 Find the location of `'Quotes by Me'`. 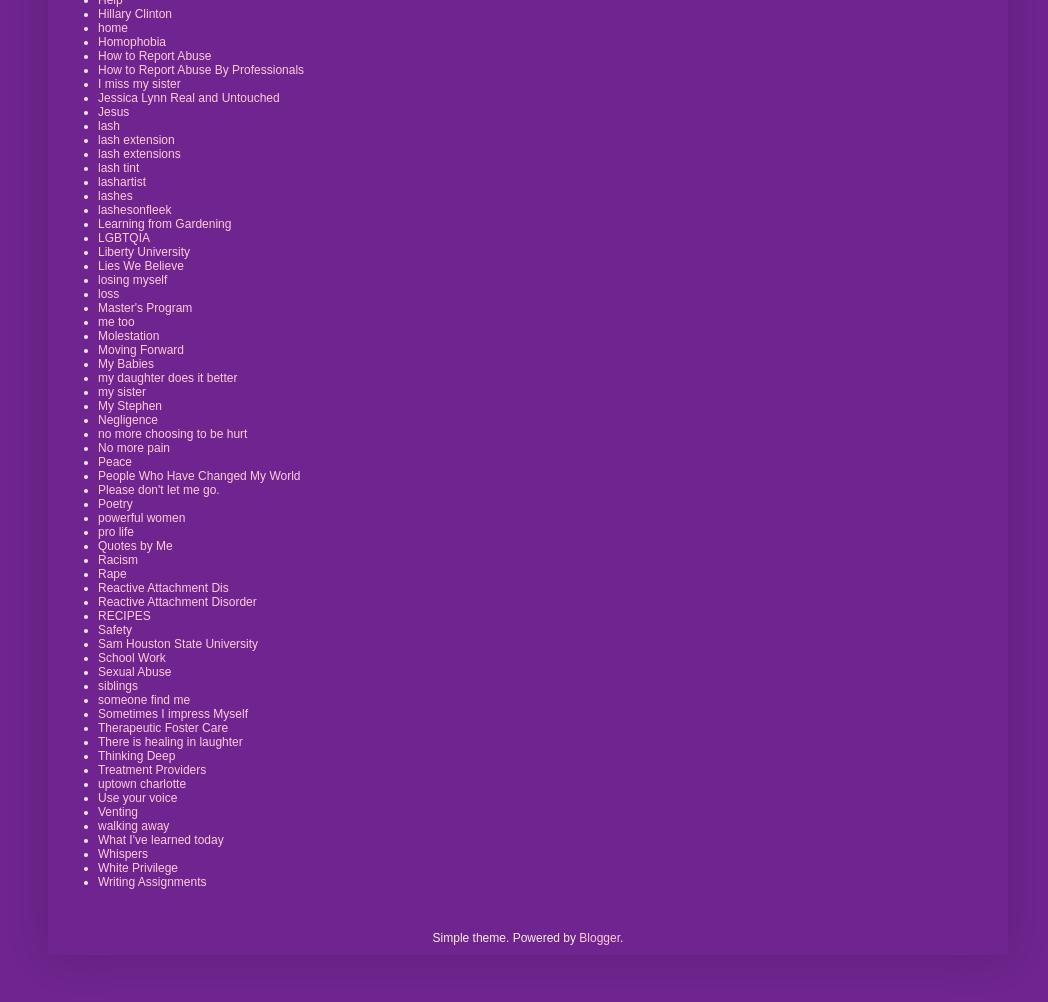

'Quotes by Me' is located at coordinates (134, 544).